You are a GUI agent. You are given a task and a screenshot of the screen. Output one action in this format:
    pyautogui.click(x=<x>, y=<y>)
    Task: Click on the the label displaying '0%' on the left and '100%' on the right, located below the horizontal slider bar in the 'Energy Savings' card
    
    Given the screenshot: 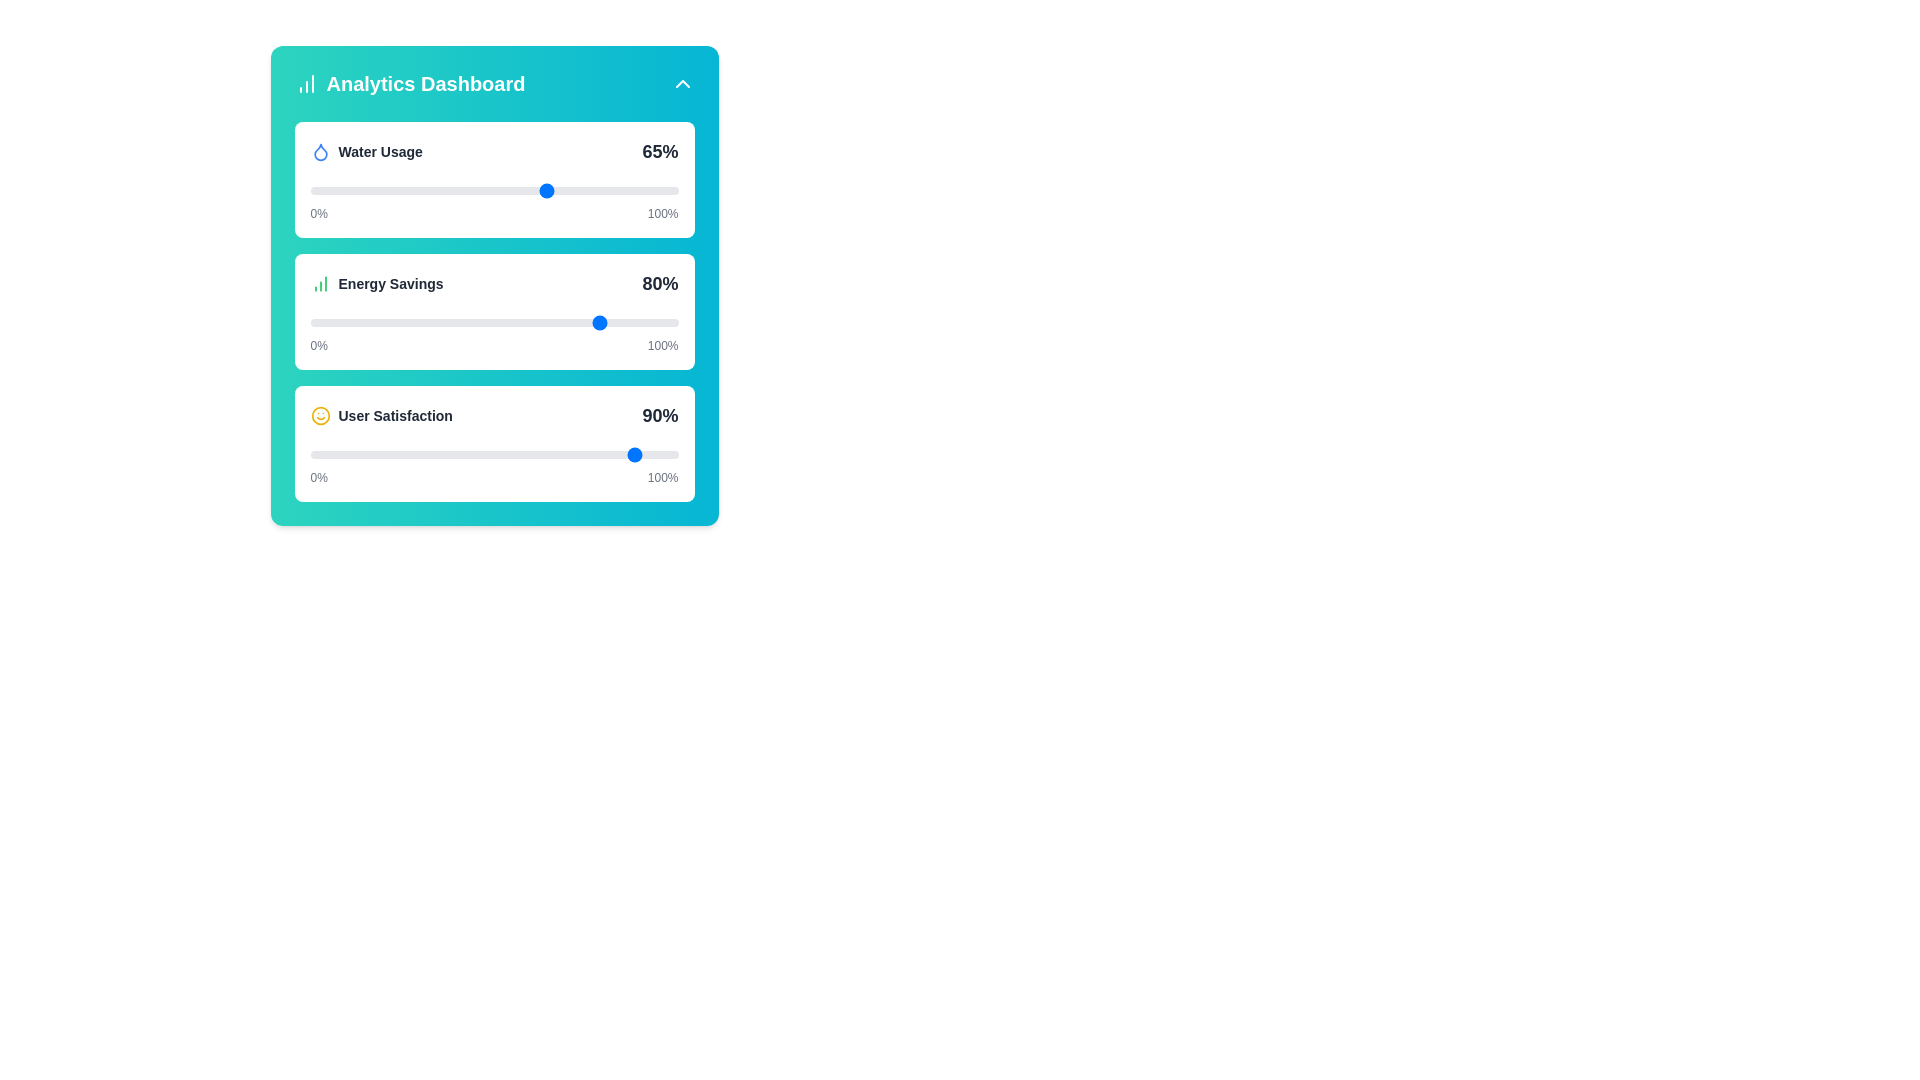 What is the action you would take?
    pyautogui.click(x=494, y=345)
    